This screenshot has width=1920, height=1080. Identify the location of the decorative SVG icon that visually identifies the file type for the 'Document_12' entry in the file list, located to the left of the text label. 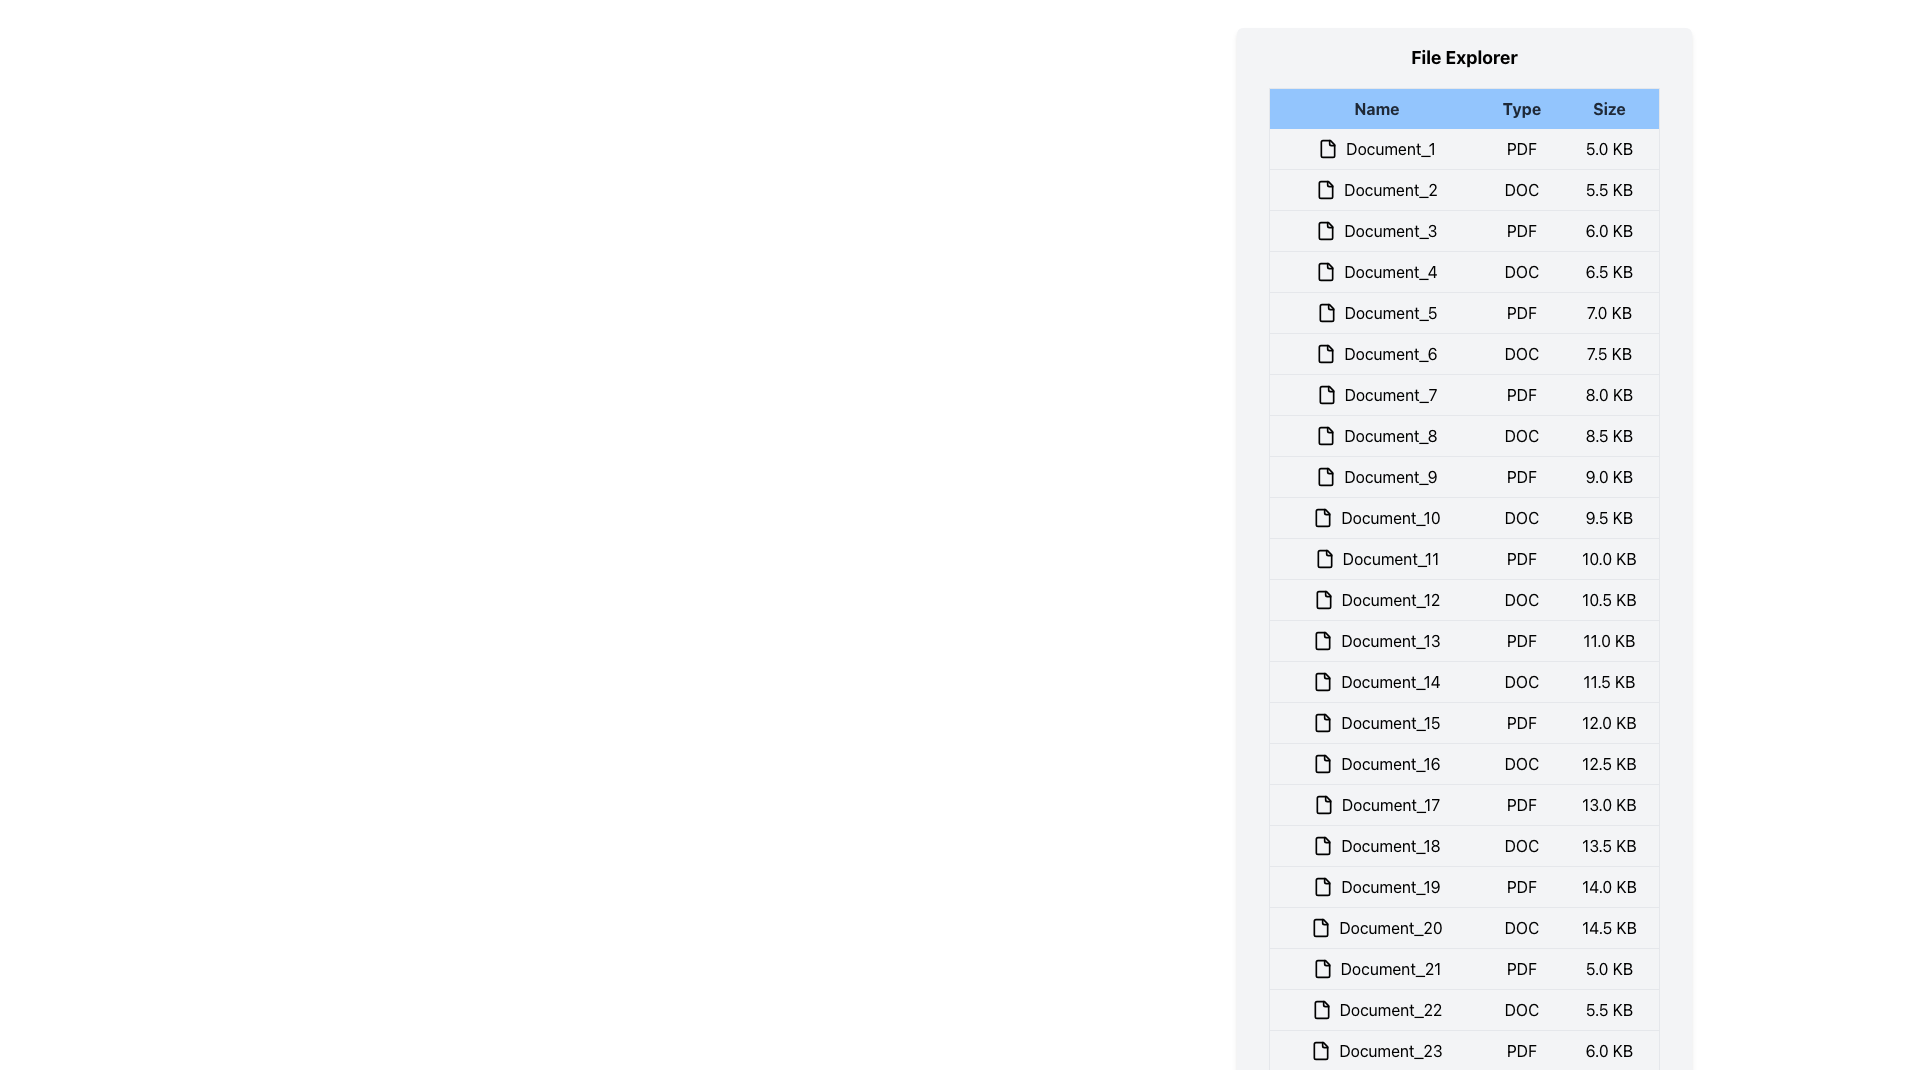
(1323, 599).